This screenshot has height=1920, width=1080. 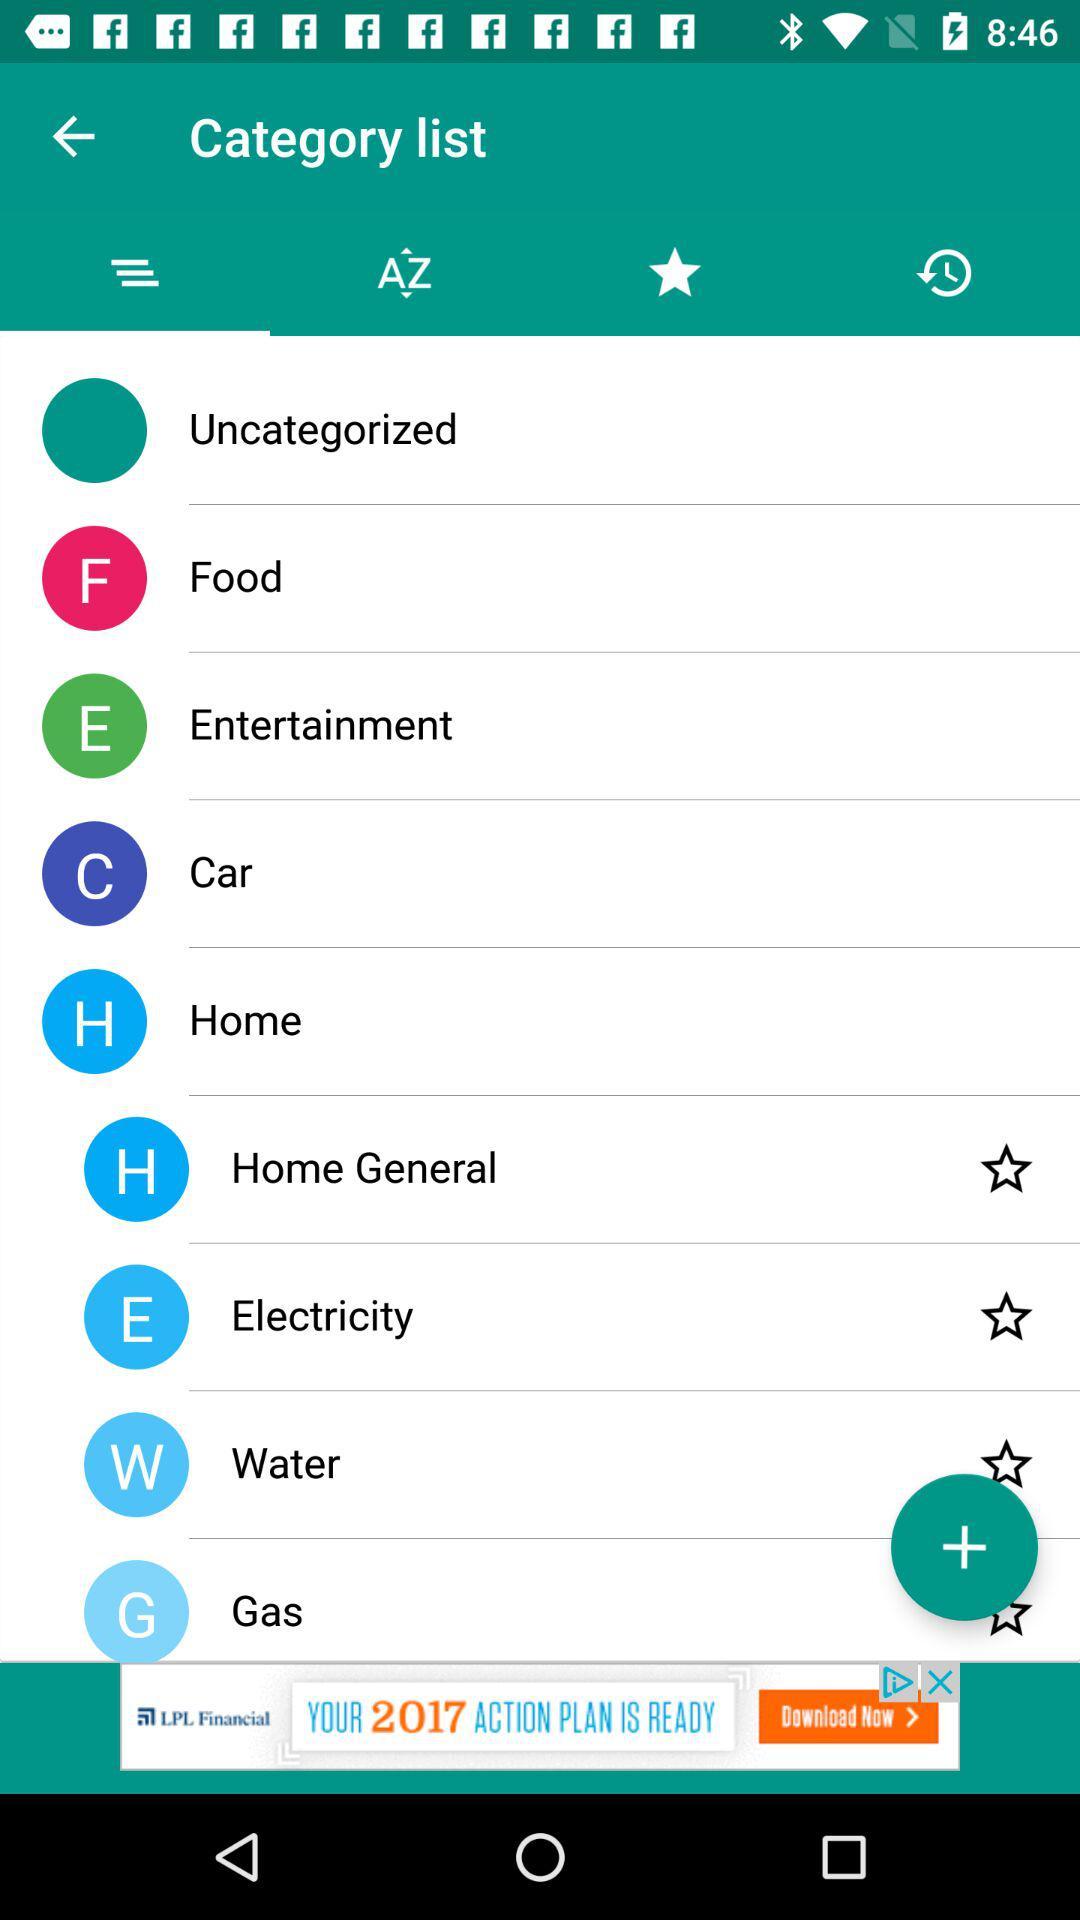 I want to click on category, so click(x=963, y=1546).